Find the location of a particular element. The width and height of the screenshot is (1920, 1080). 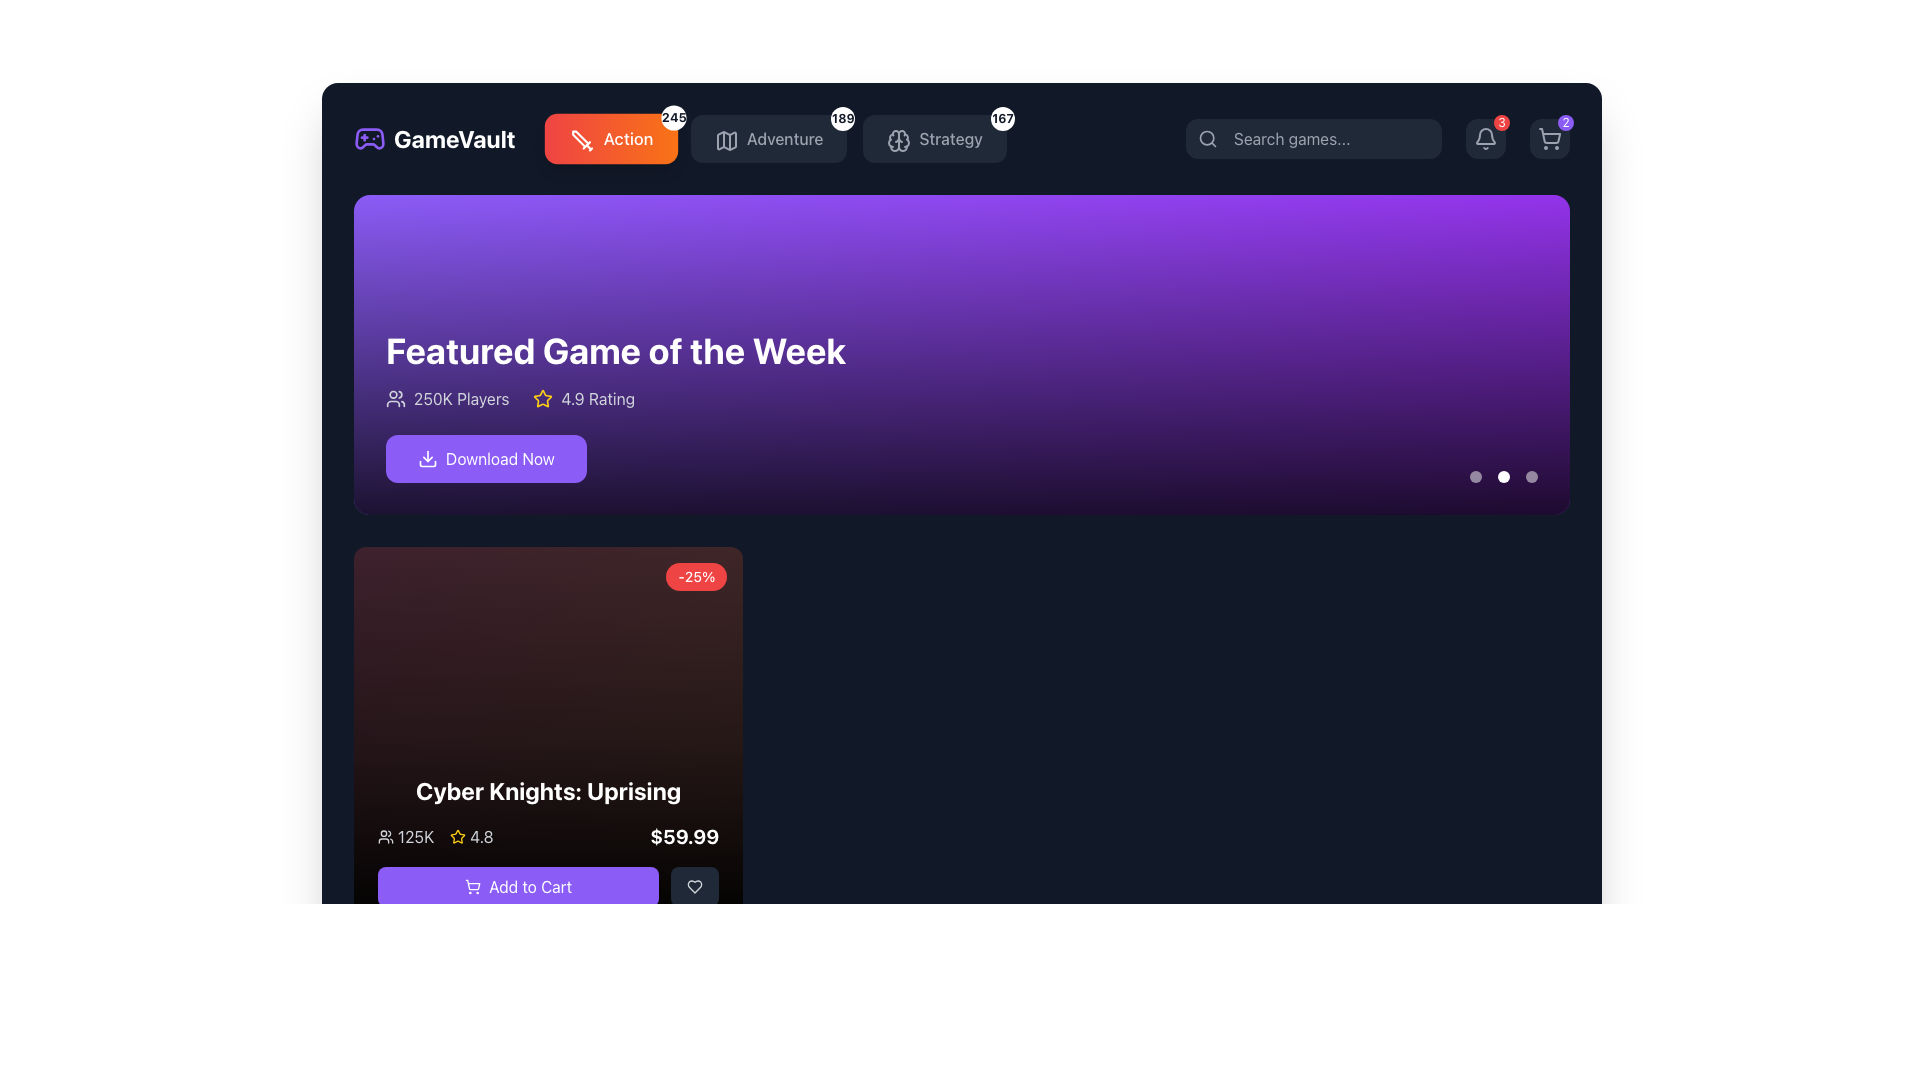

the shopping cart icon located at the top-right of the interface is located at coordinates (1549, 137).